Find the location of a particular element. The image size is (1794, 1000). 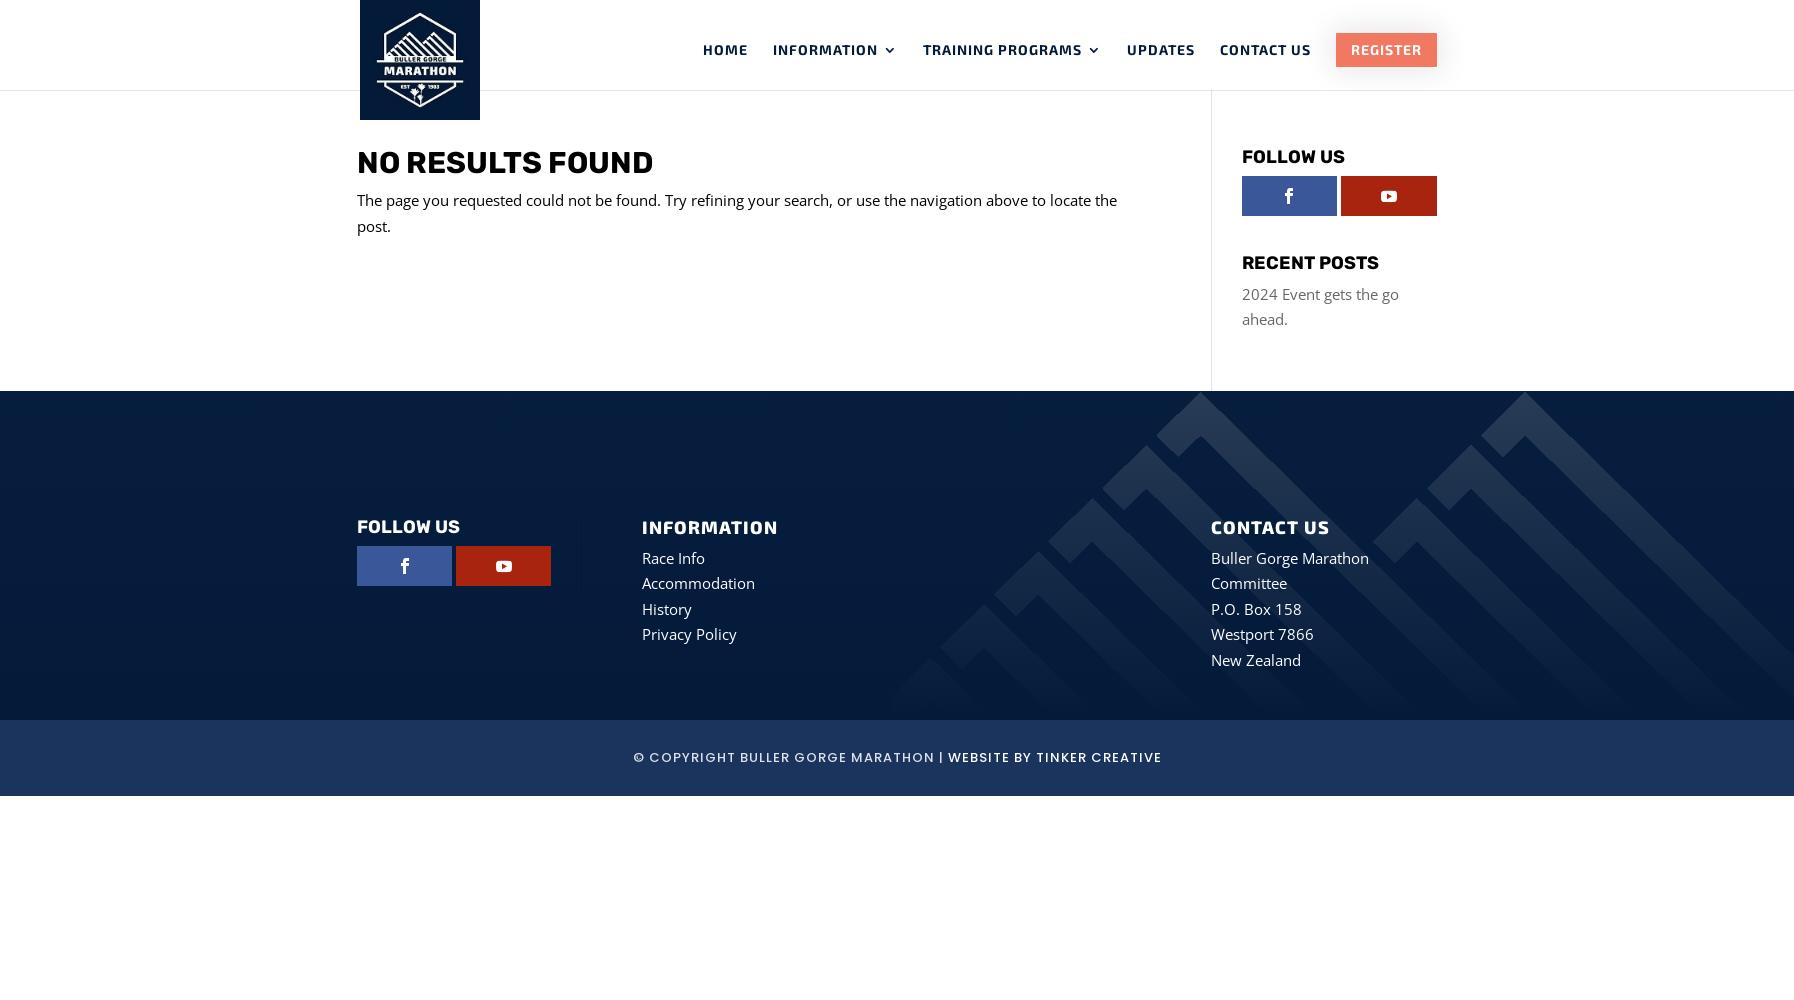

'Contact Us' is located at coordinates (1264, 49).